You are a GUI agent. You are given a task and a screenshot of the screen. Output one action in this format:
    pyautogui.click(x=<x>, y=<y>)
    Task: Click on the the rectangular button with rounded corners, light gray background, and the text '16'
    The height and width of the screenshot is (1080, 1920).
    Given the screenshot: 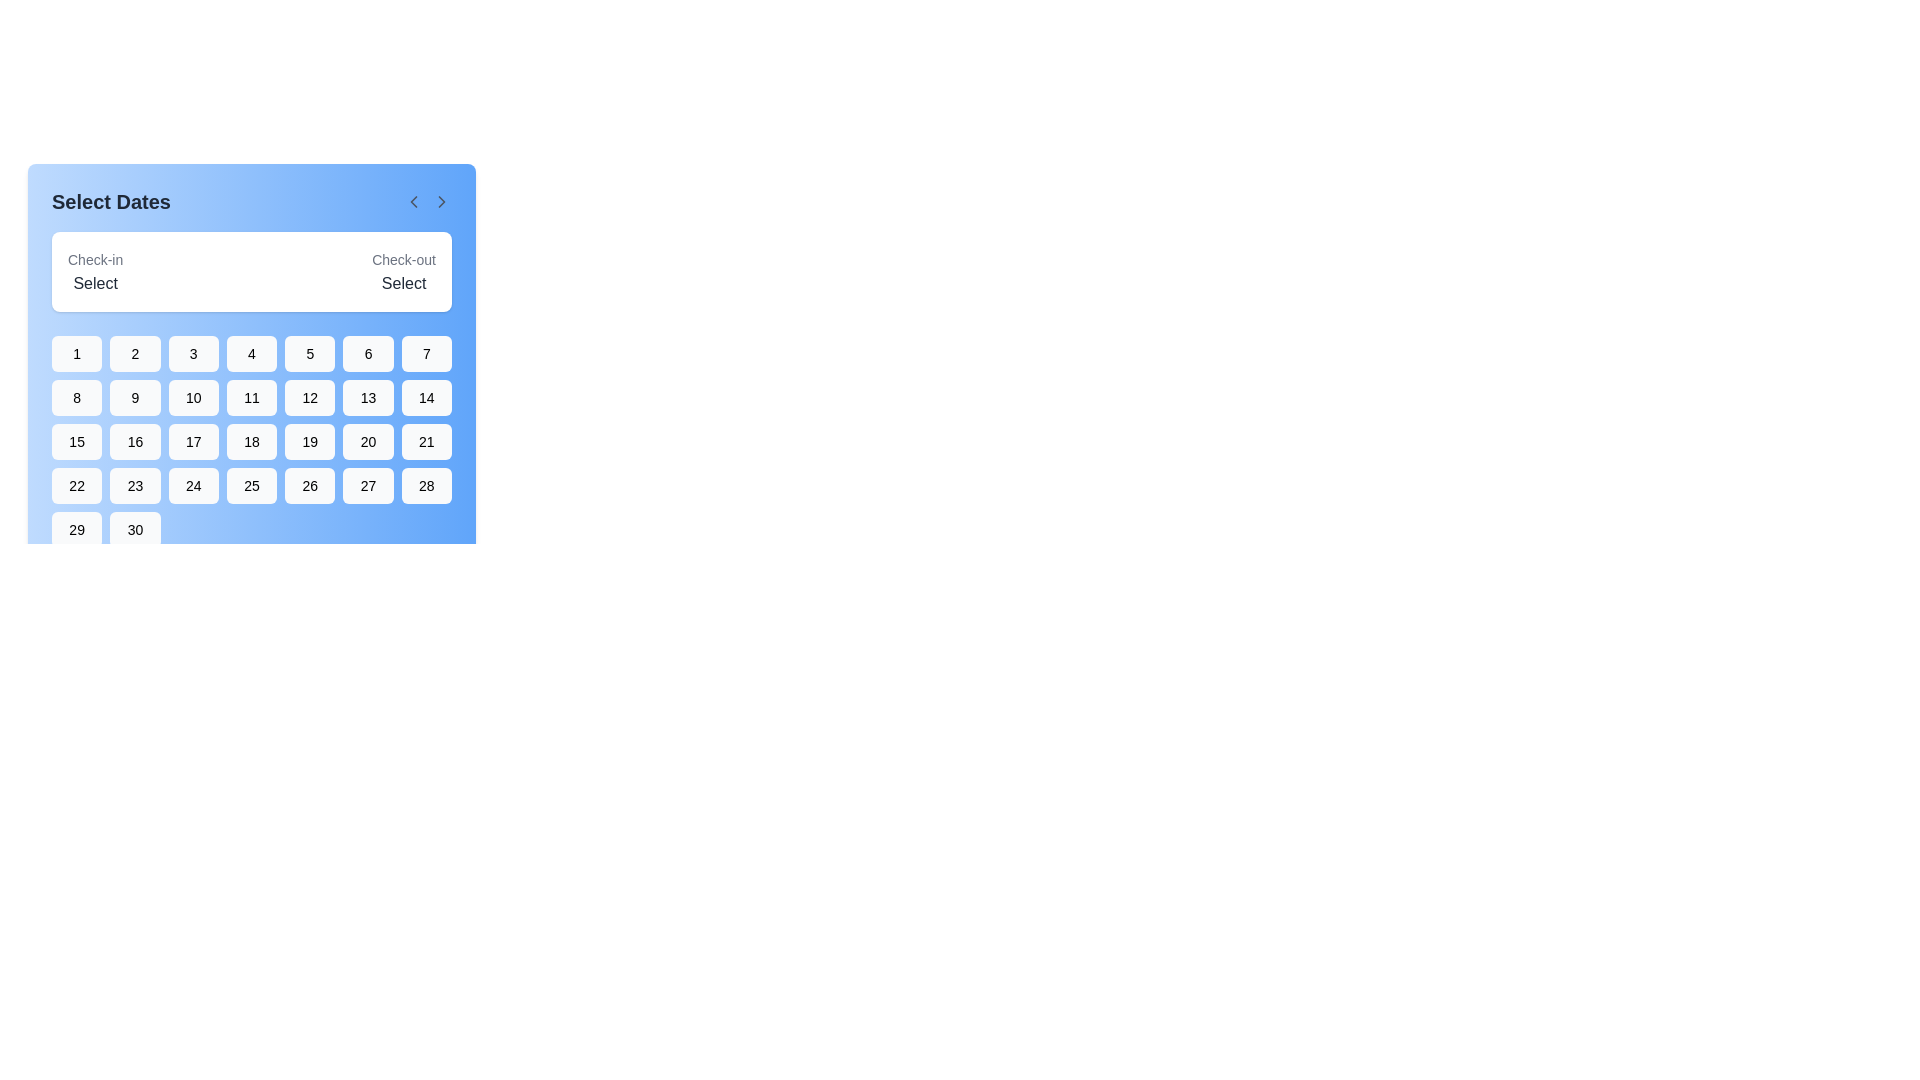 What is the action you would take?
    pyautogui.click(x=134, y=441)
    